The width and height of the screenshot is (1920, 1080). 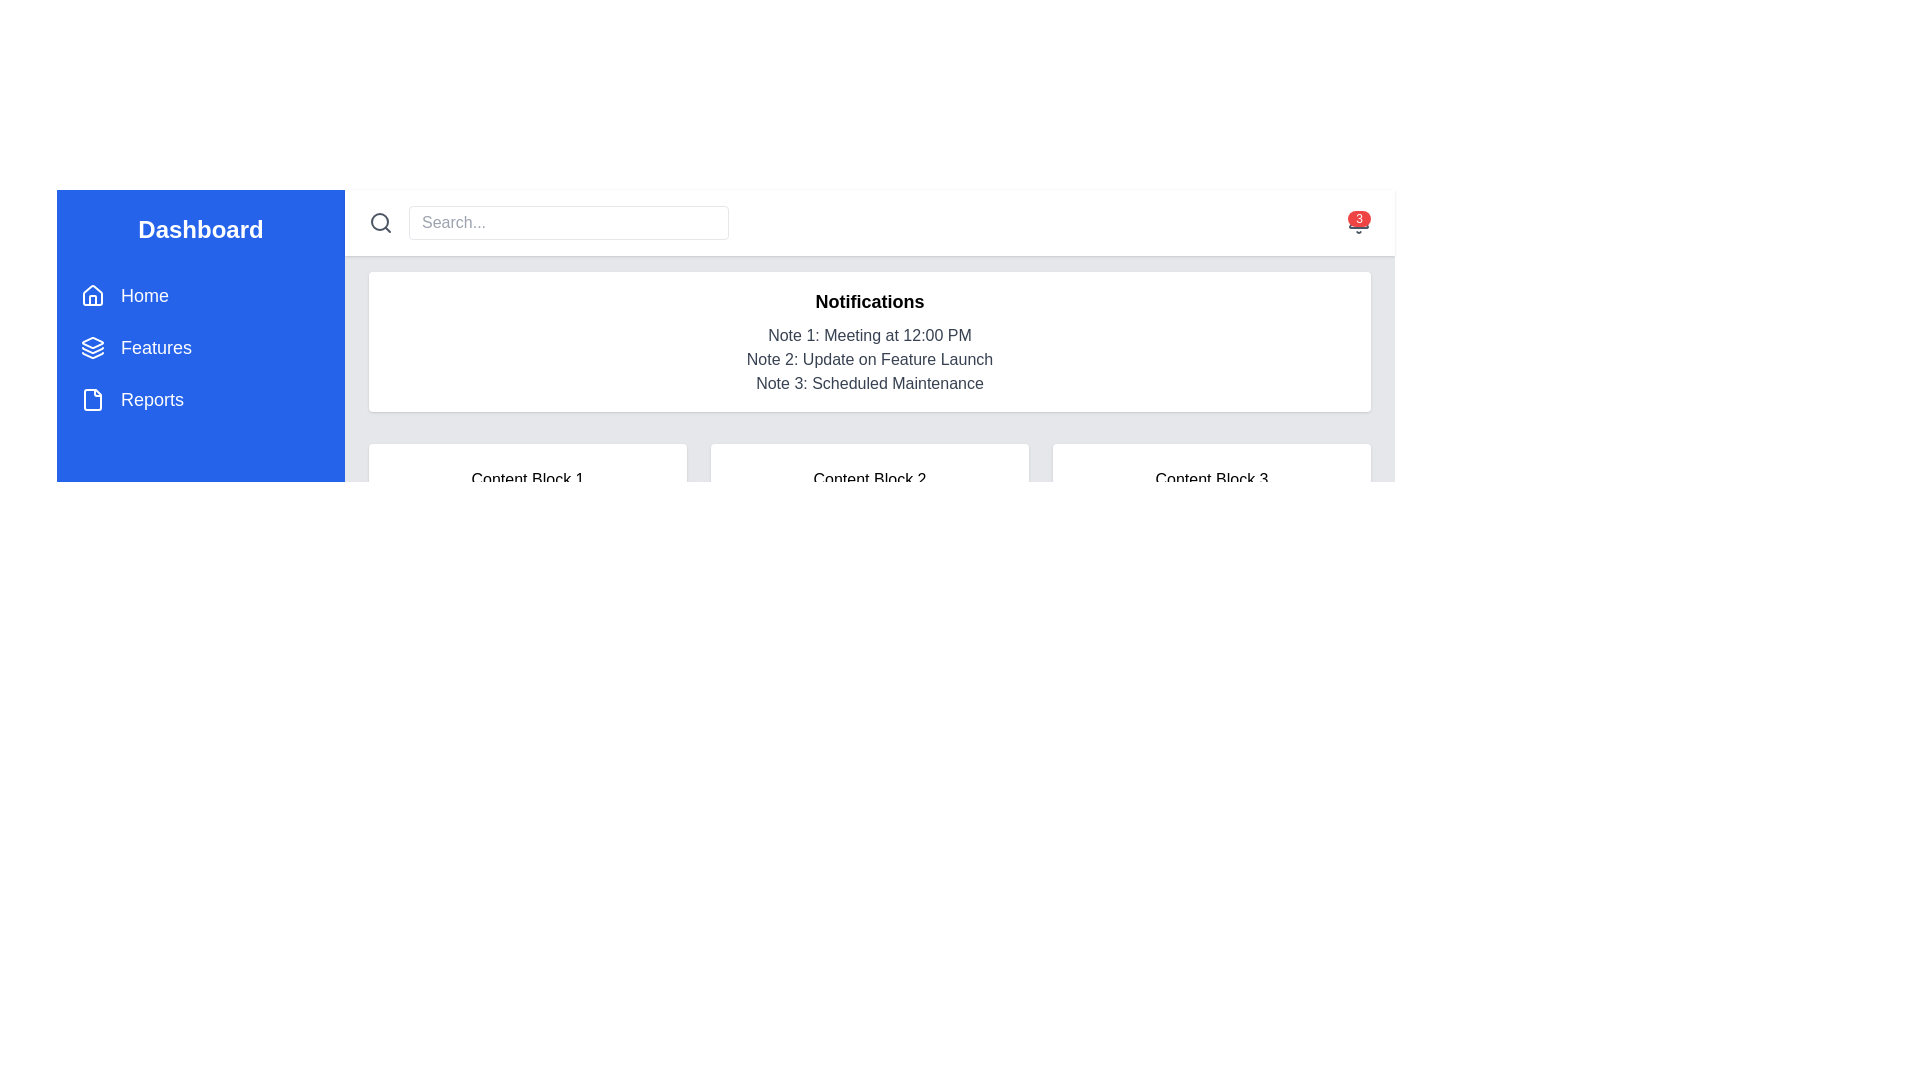 I want to click on the roof portion of the house icon in the navigation sidebar, which is part of the 'Home' menu item, to provide a visual cue for navigation, so click(x=91, y=294).